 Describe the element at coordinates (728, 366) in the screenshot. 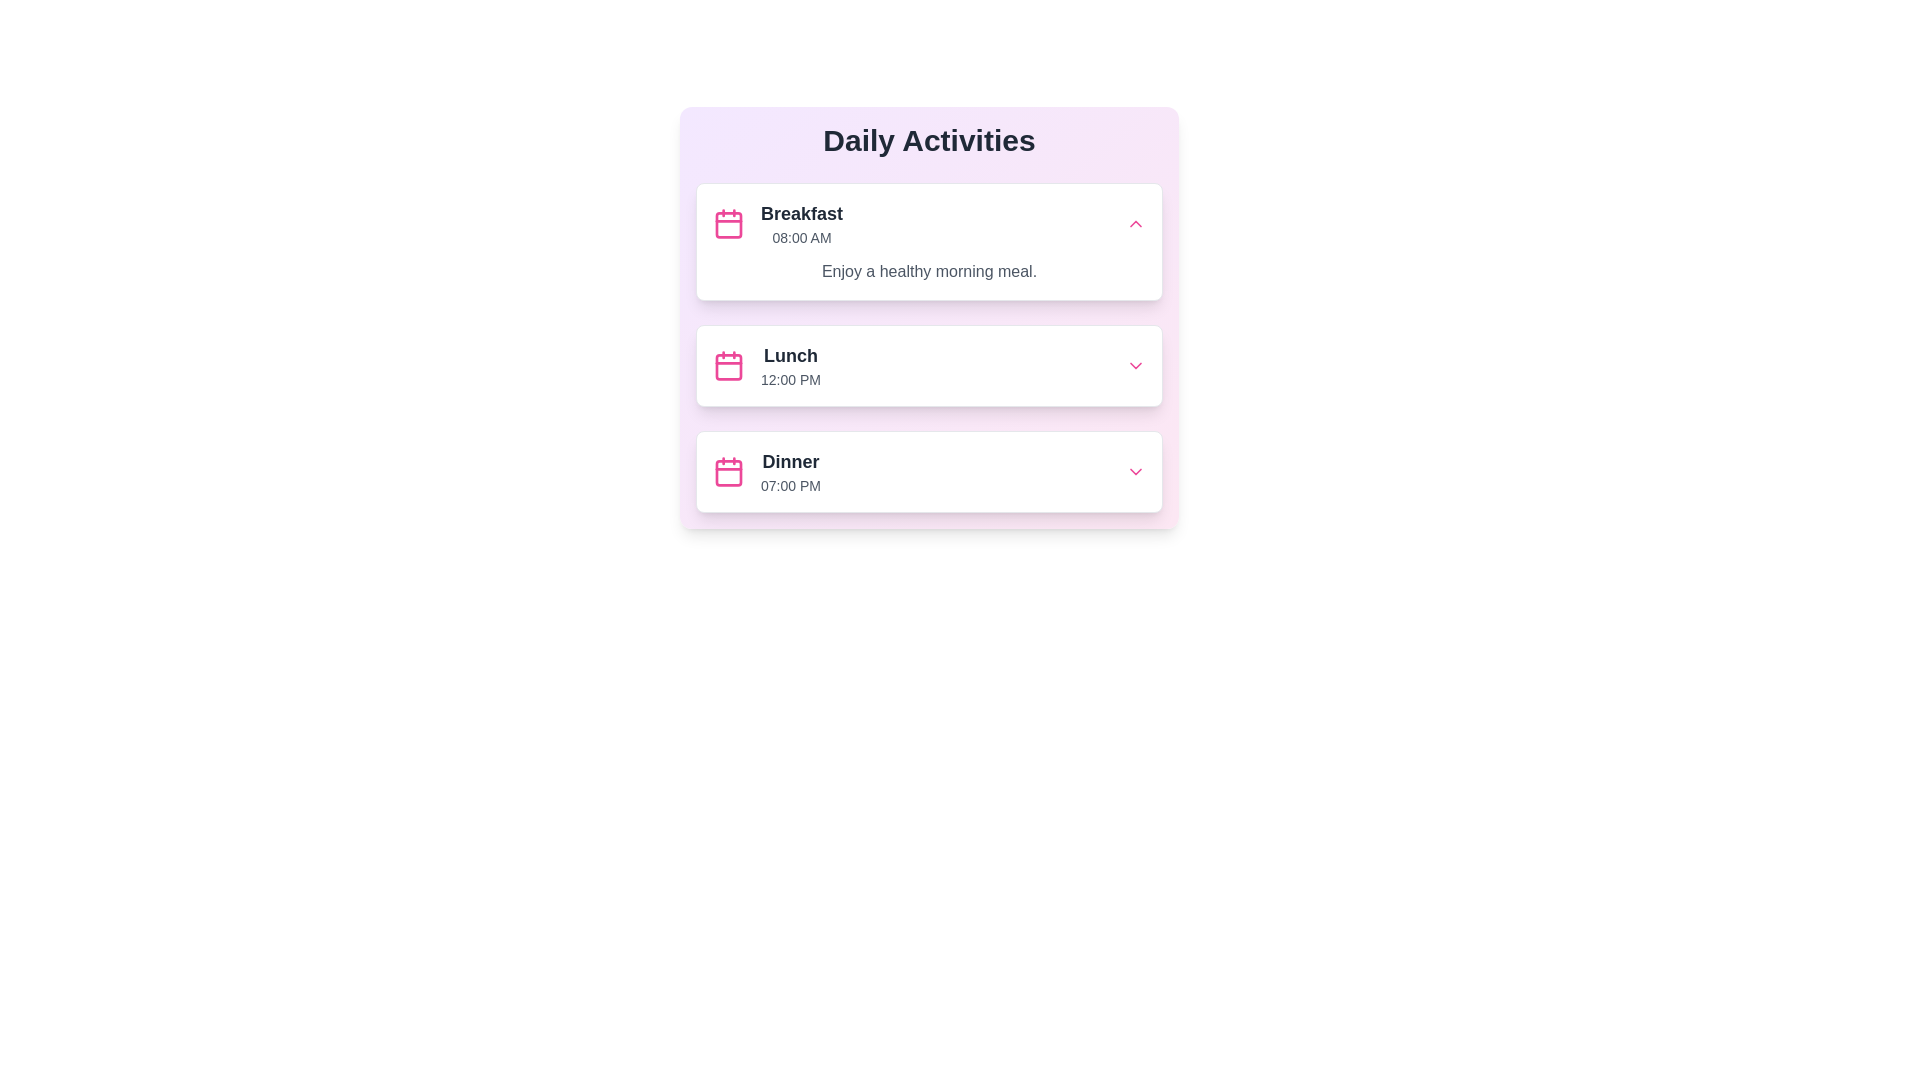

I see `the calendar icon representing the 'Lunch' event at 12:00 PM, located to the left of the text 'Lunch' in the 'Daily Activities' list` at that location.